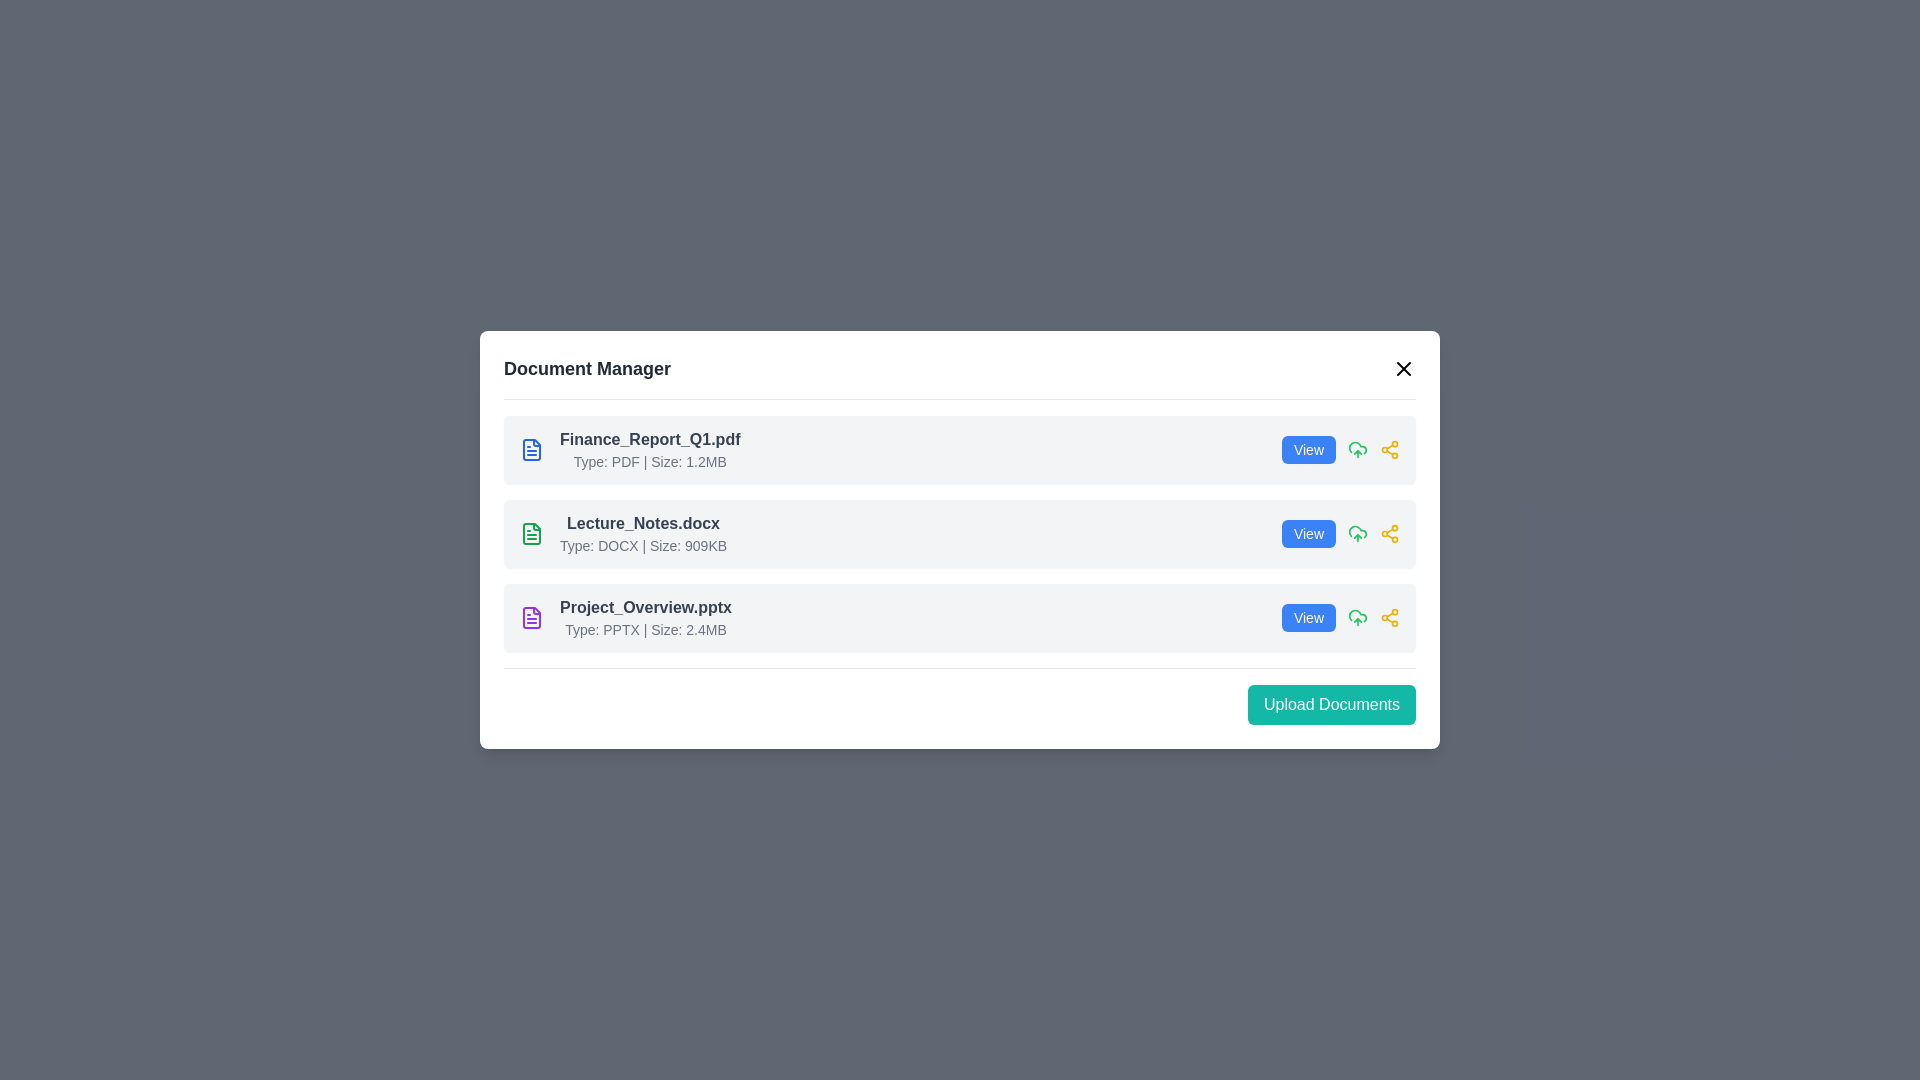  What do you see at coordinates (532, 532) in the screenshot?
I see `the document file icon representing 'Lecture_Notes.docx', which is located to the left of the text in the second row of the document list interface` at bounding box center [532, 532].